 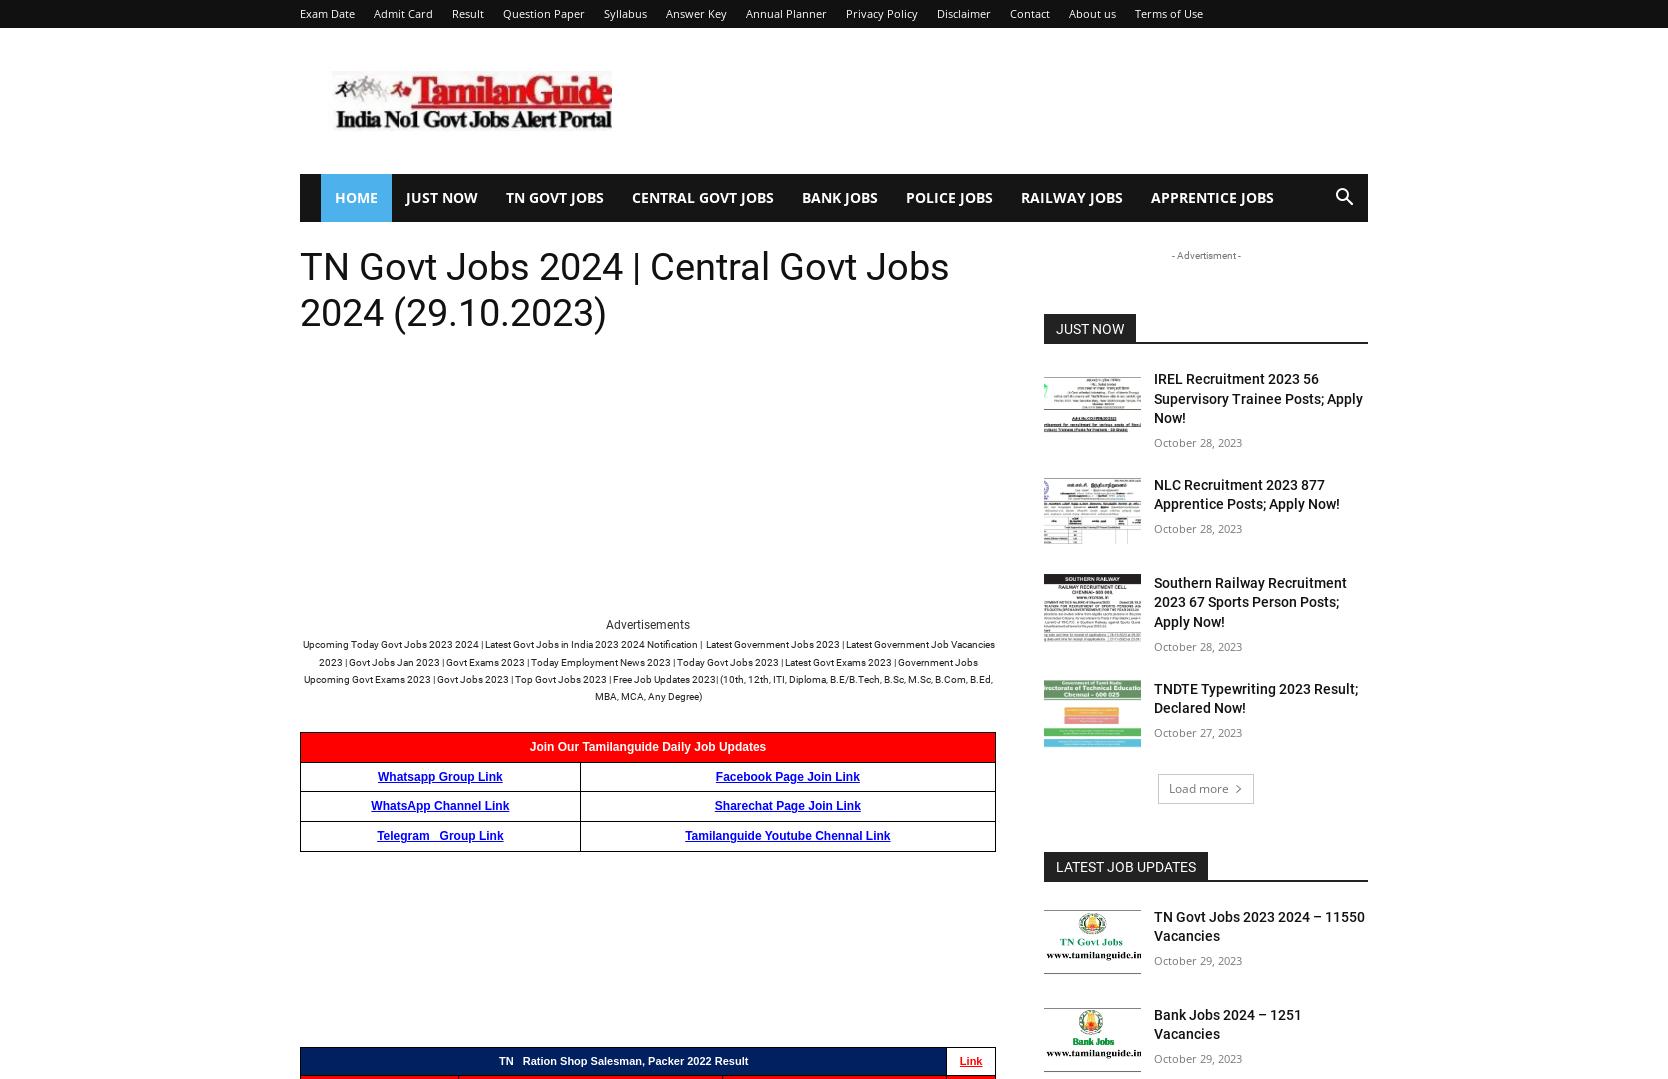 What do you see at coordinates (1126, 866) in the screenshot?
I see `'Latest Job Updates'` at bounding box center [1126, 866].